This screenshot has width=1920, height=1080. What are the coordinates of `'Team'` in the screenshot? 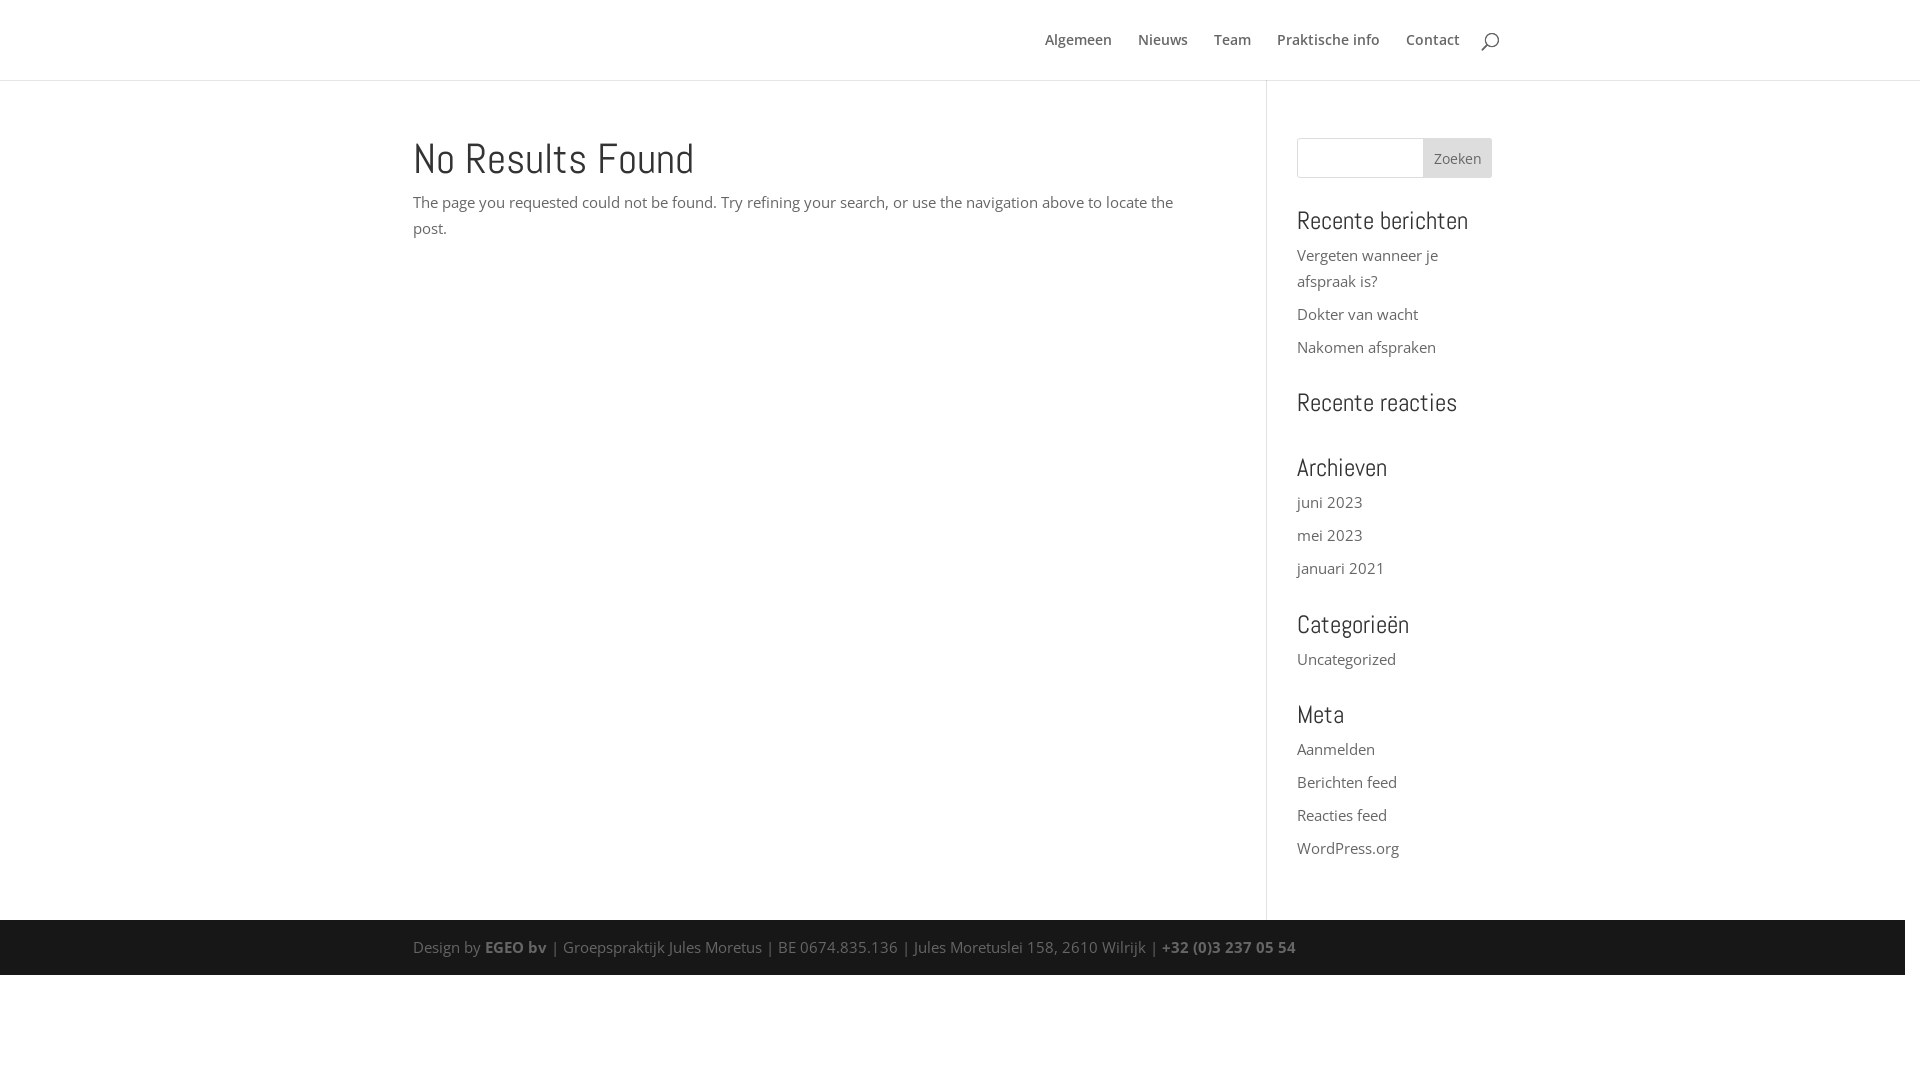 It's located at (1231, 55).